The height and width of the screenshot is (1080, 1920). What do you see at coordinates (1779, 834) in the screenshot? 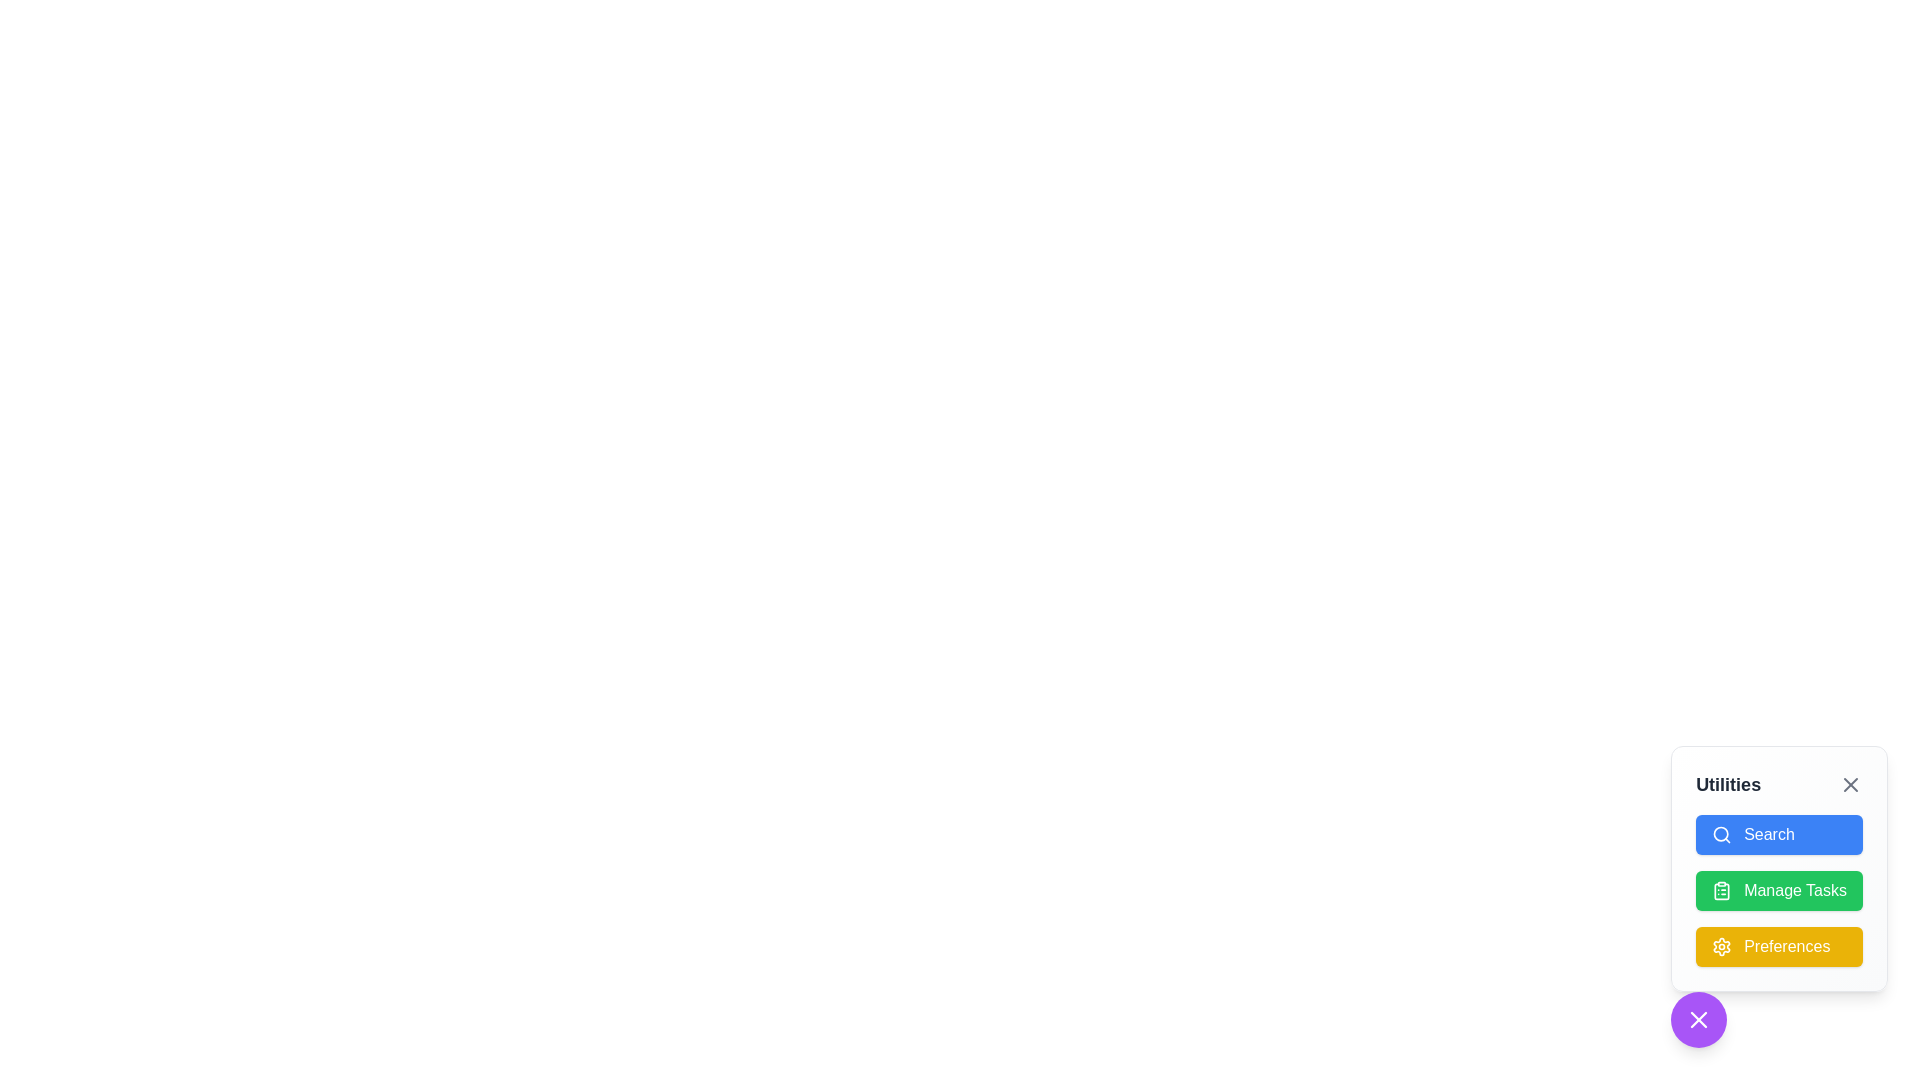
I see `the 'Search' button with a blue background and white text, located in the top-third of the 'Utilities' menu` at bounding box center [1779, 834].